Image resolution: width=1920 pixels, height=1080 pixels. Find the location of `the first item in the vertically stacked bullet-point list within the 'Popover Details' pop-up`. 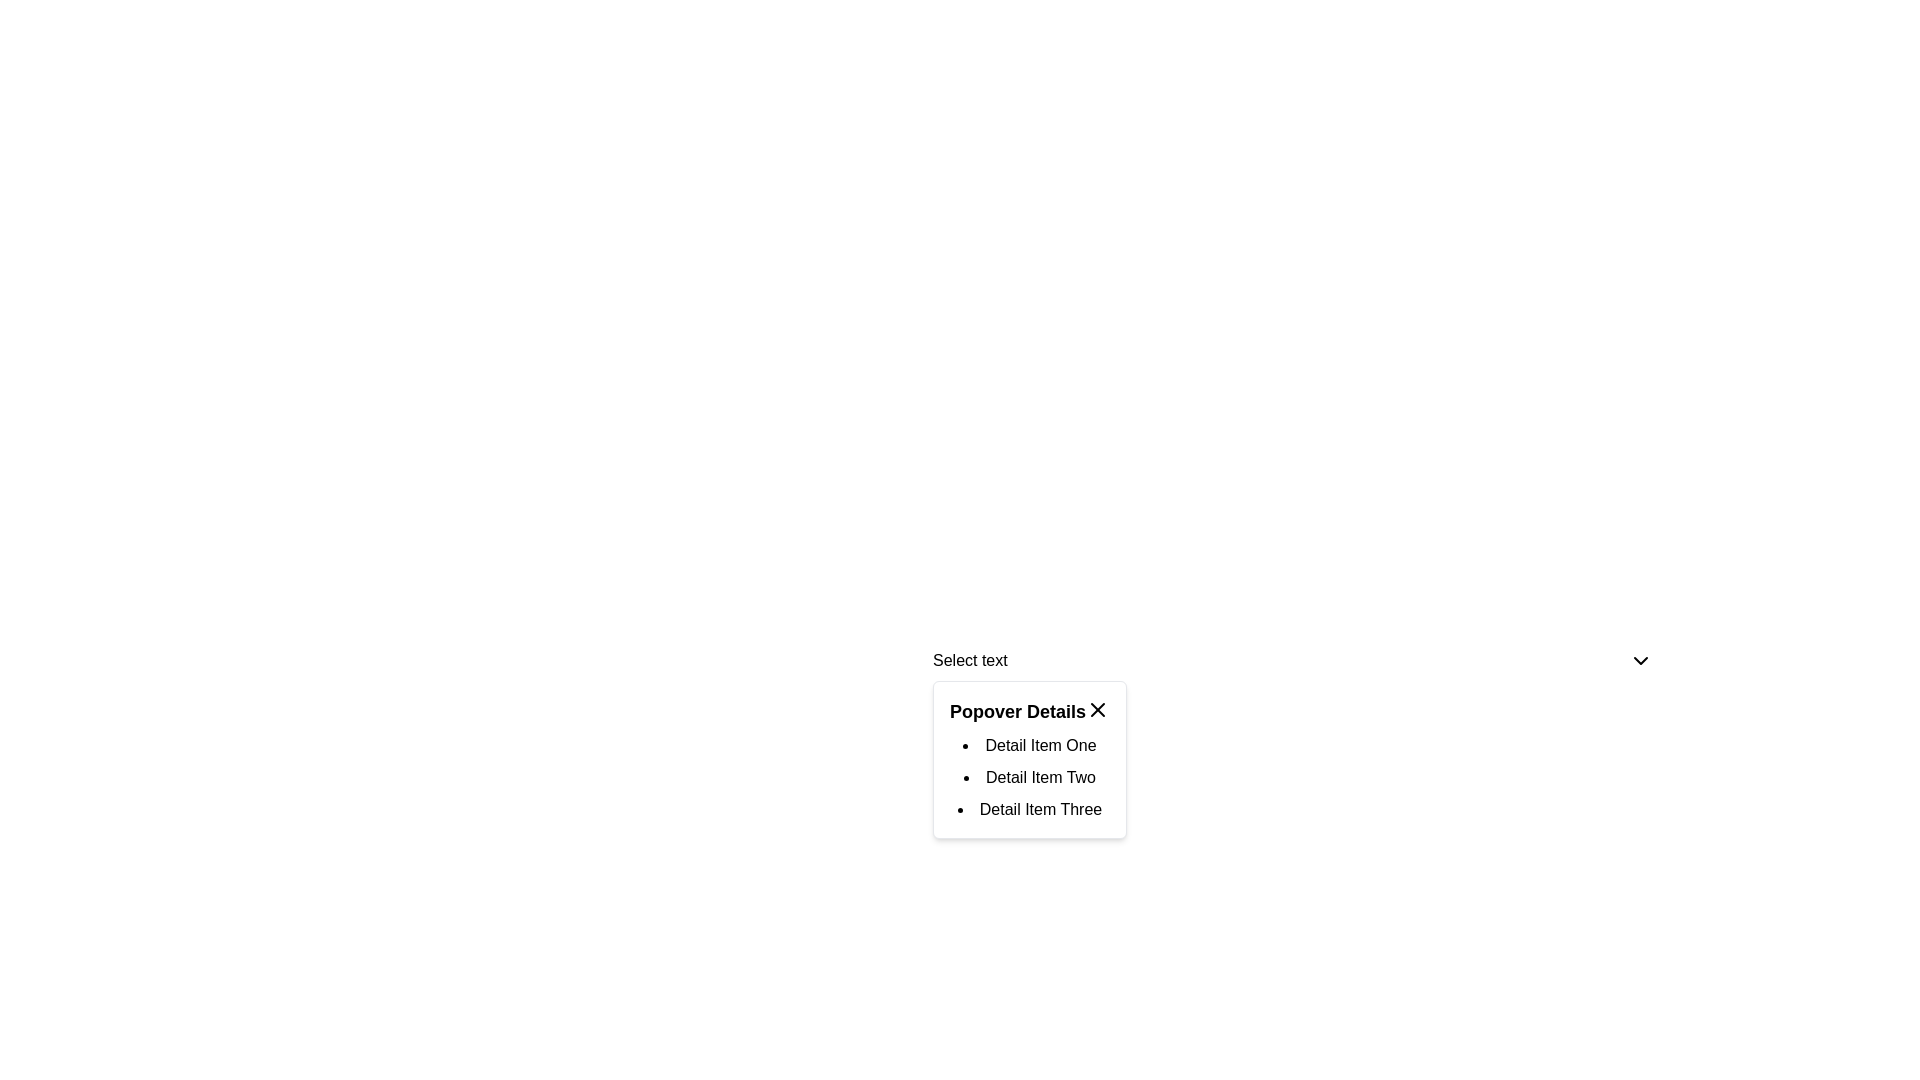

the first item in the vertically stacked bullet-point list within the 'Popover Details' pop-up is located at coordinates (1030, 745).